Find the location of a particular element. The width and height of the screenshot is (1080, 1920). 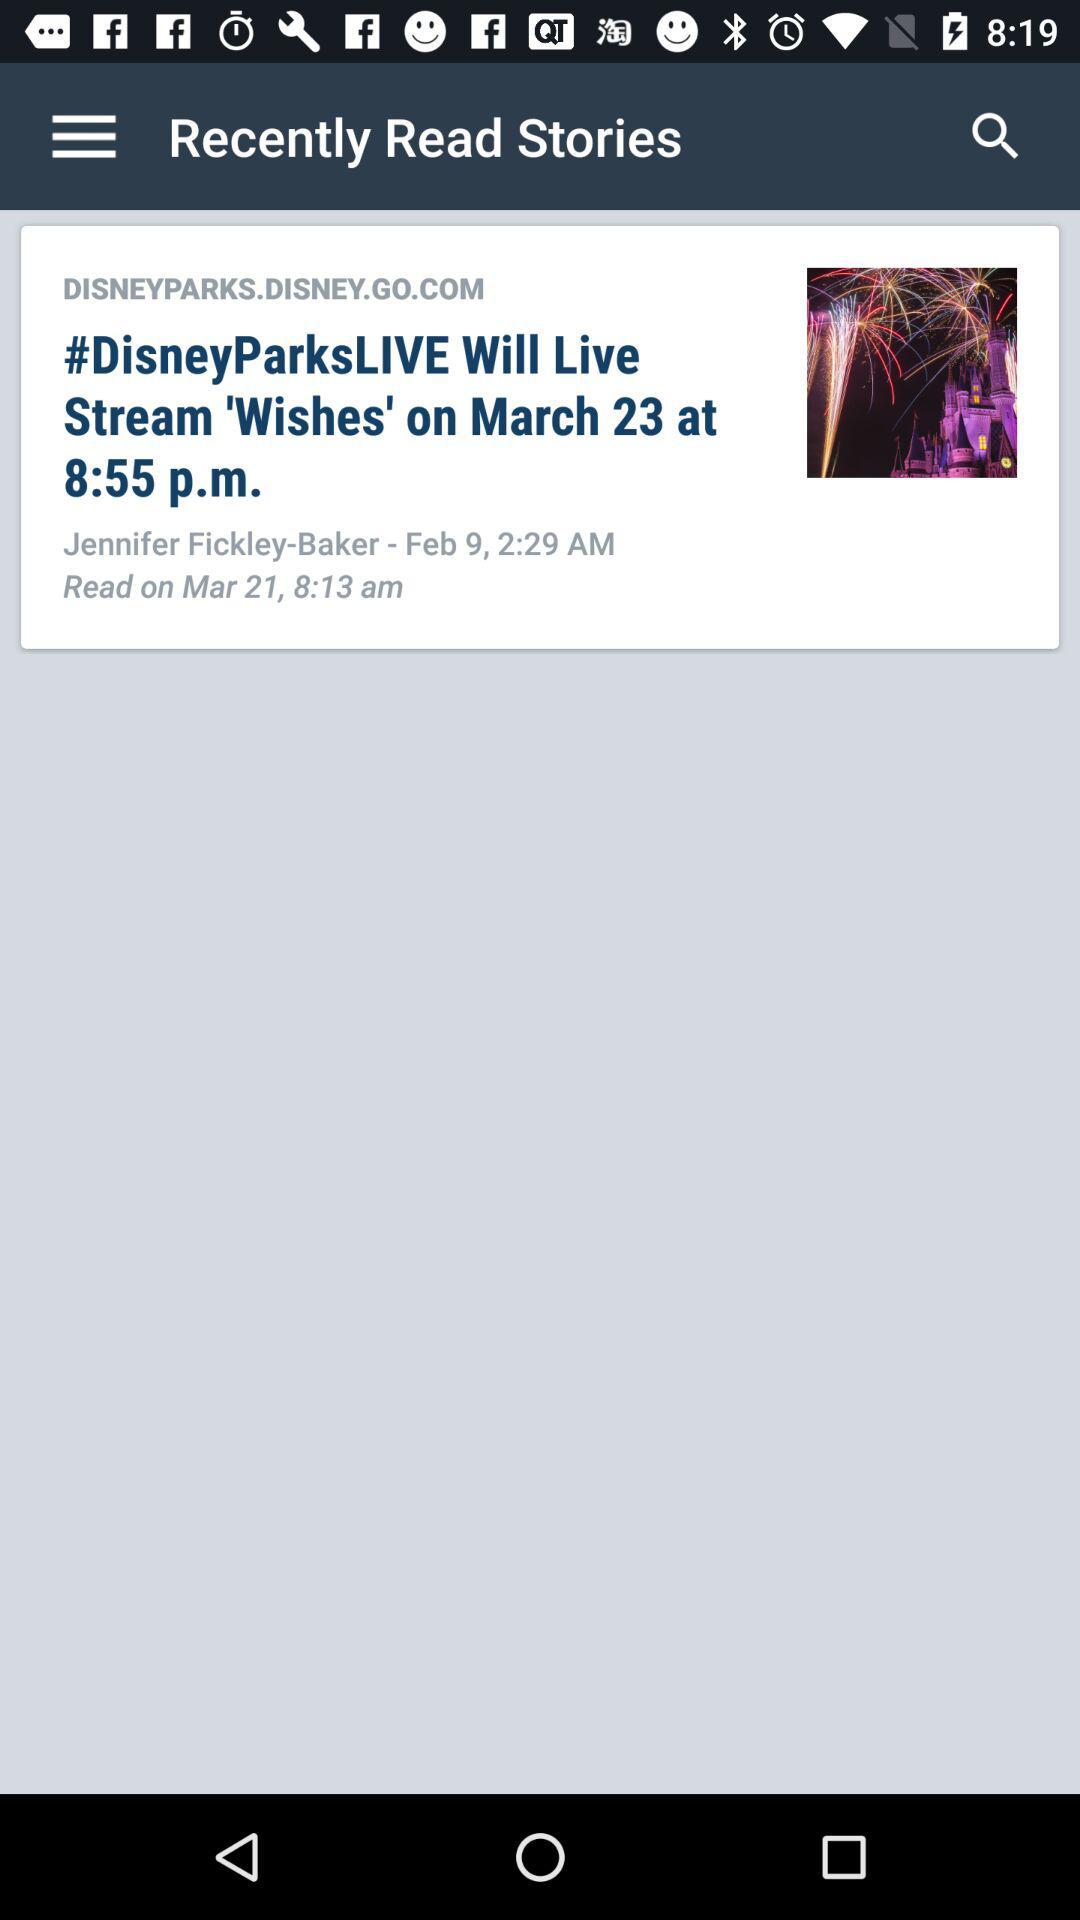

item next to the disneyparks disney go item is located at coordinates (911, 372).